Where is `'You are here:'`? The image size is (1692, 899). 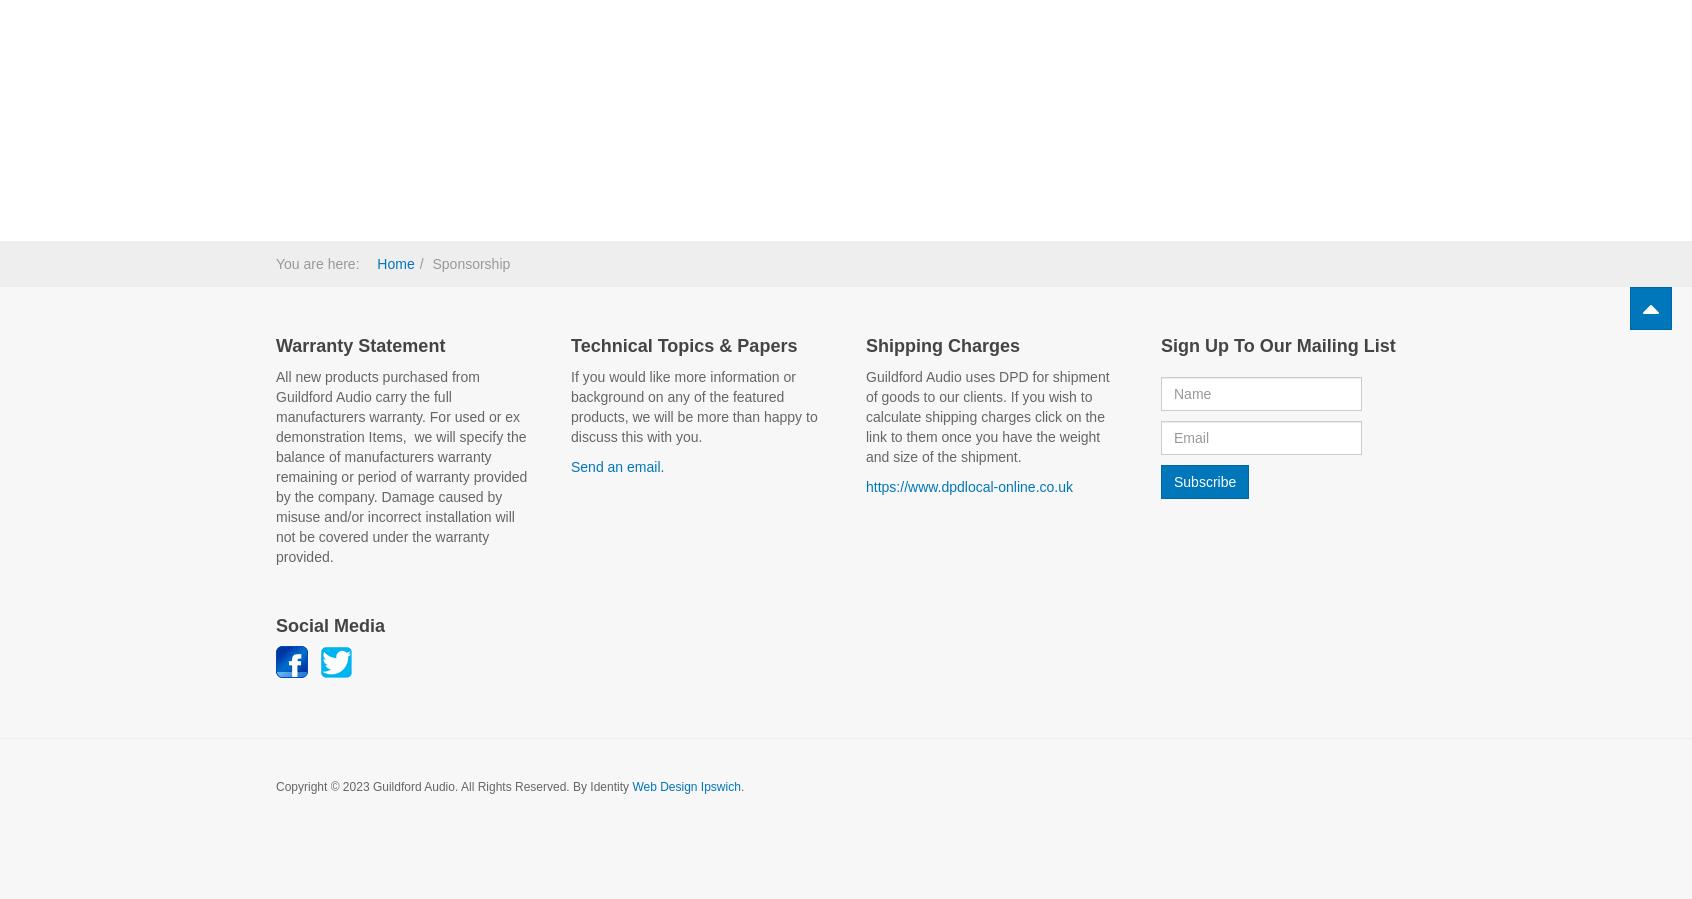
'You are here:' is located at coordinates (320, 262).